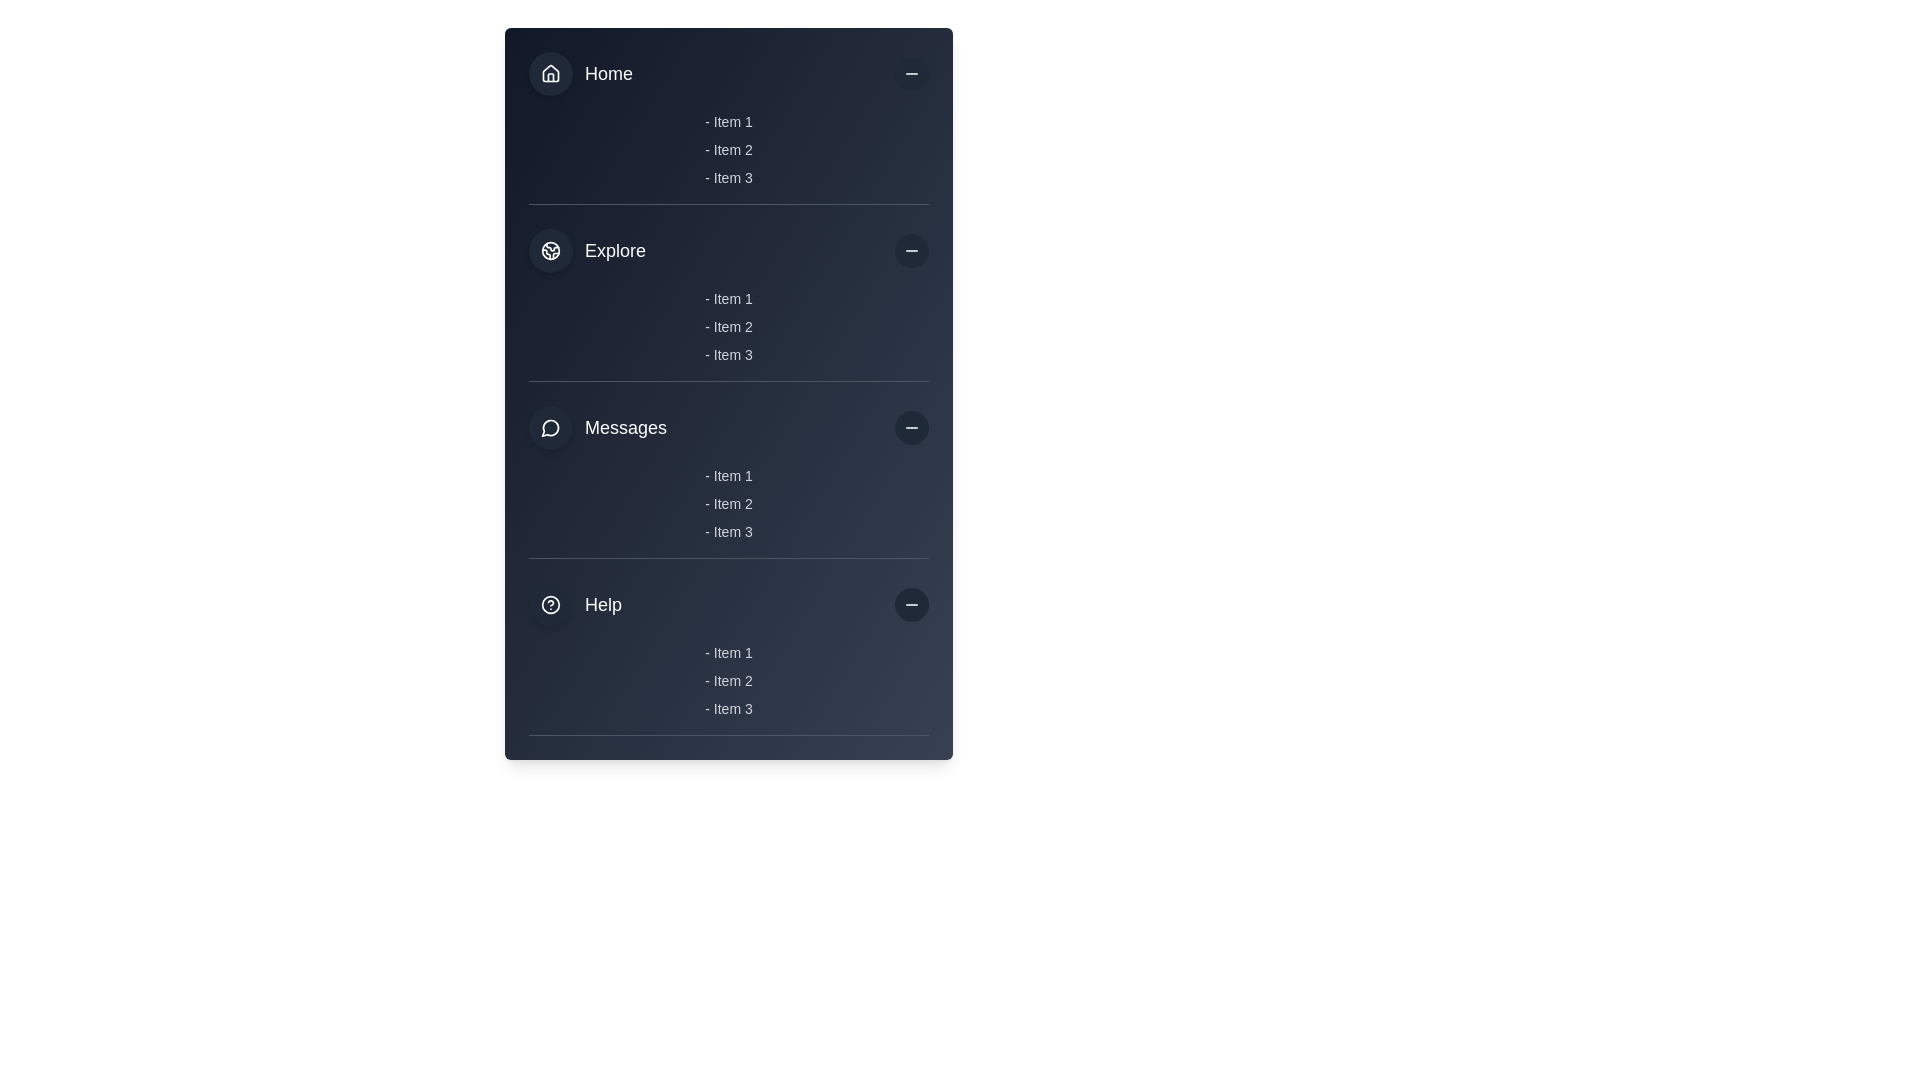  Describe the element at coordinates (728, 708) in the screenshot. I see `the non-interactive text label located in the 'Help' section, which is the third item in a vertical list beneath '- Item 2'` at that location.